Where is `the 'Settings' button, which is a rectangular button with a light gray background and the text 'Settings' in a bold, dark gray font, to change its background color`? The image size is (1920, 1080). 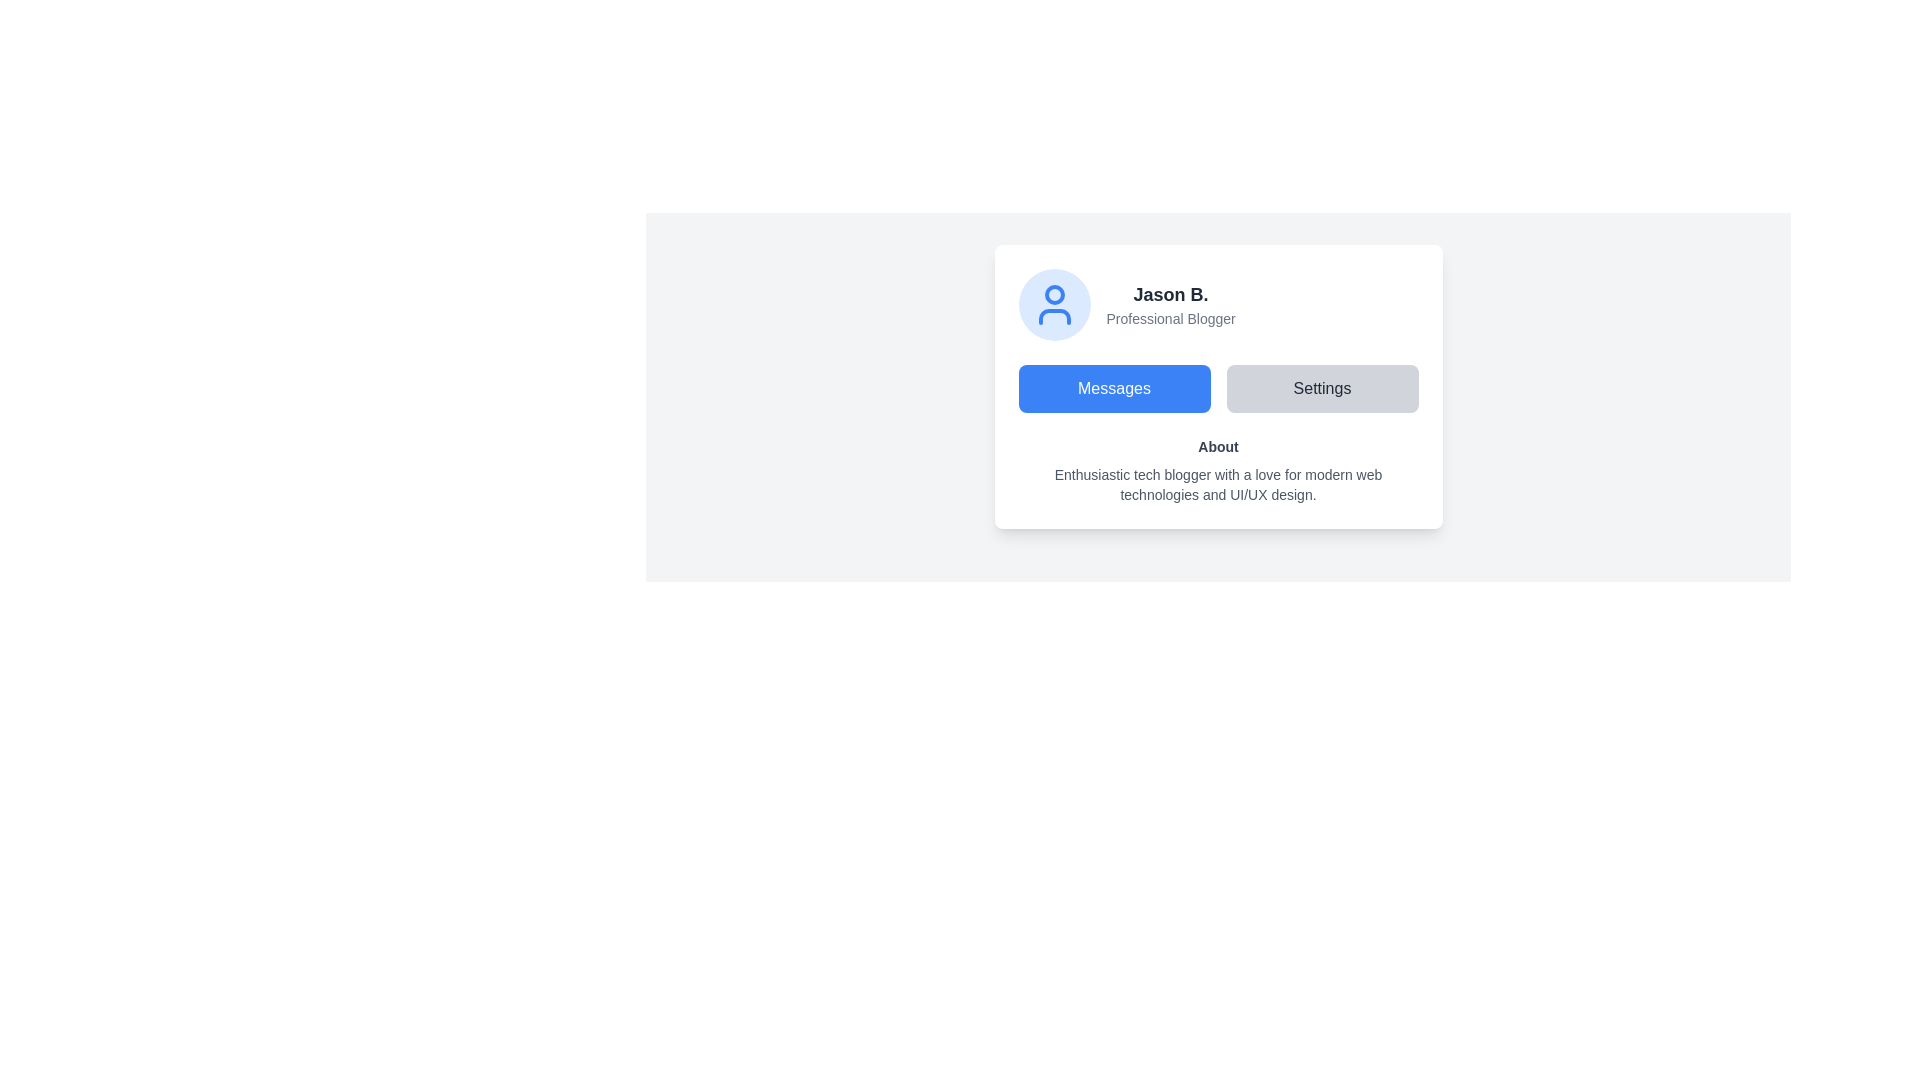
the 'Settings' button, which is a rectangular button with a light gray background and the text 'Settings' in a bold, dark gray font, to change its background color is located at coordinates (1322, 389).